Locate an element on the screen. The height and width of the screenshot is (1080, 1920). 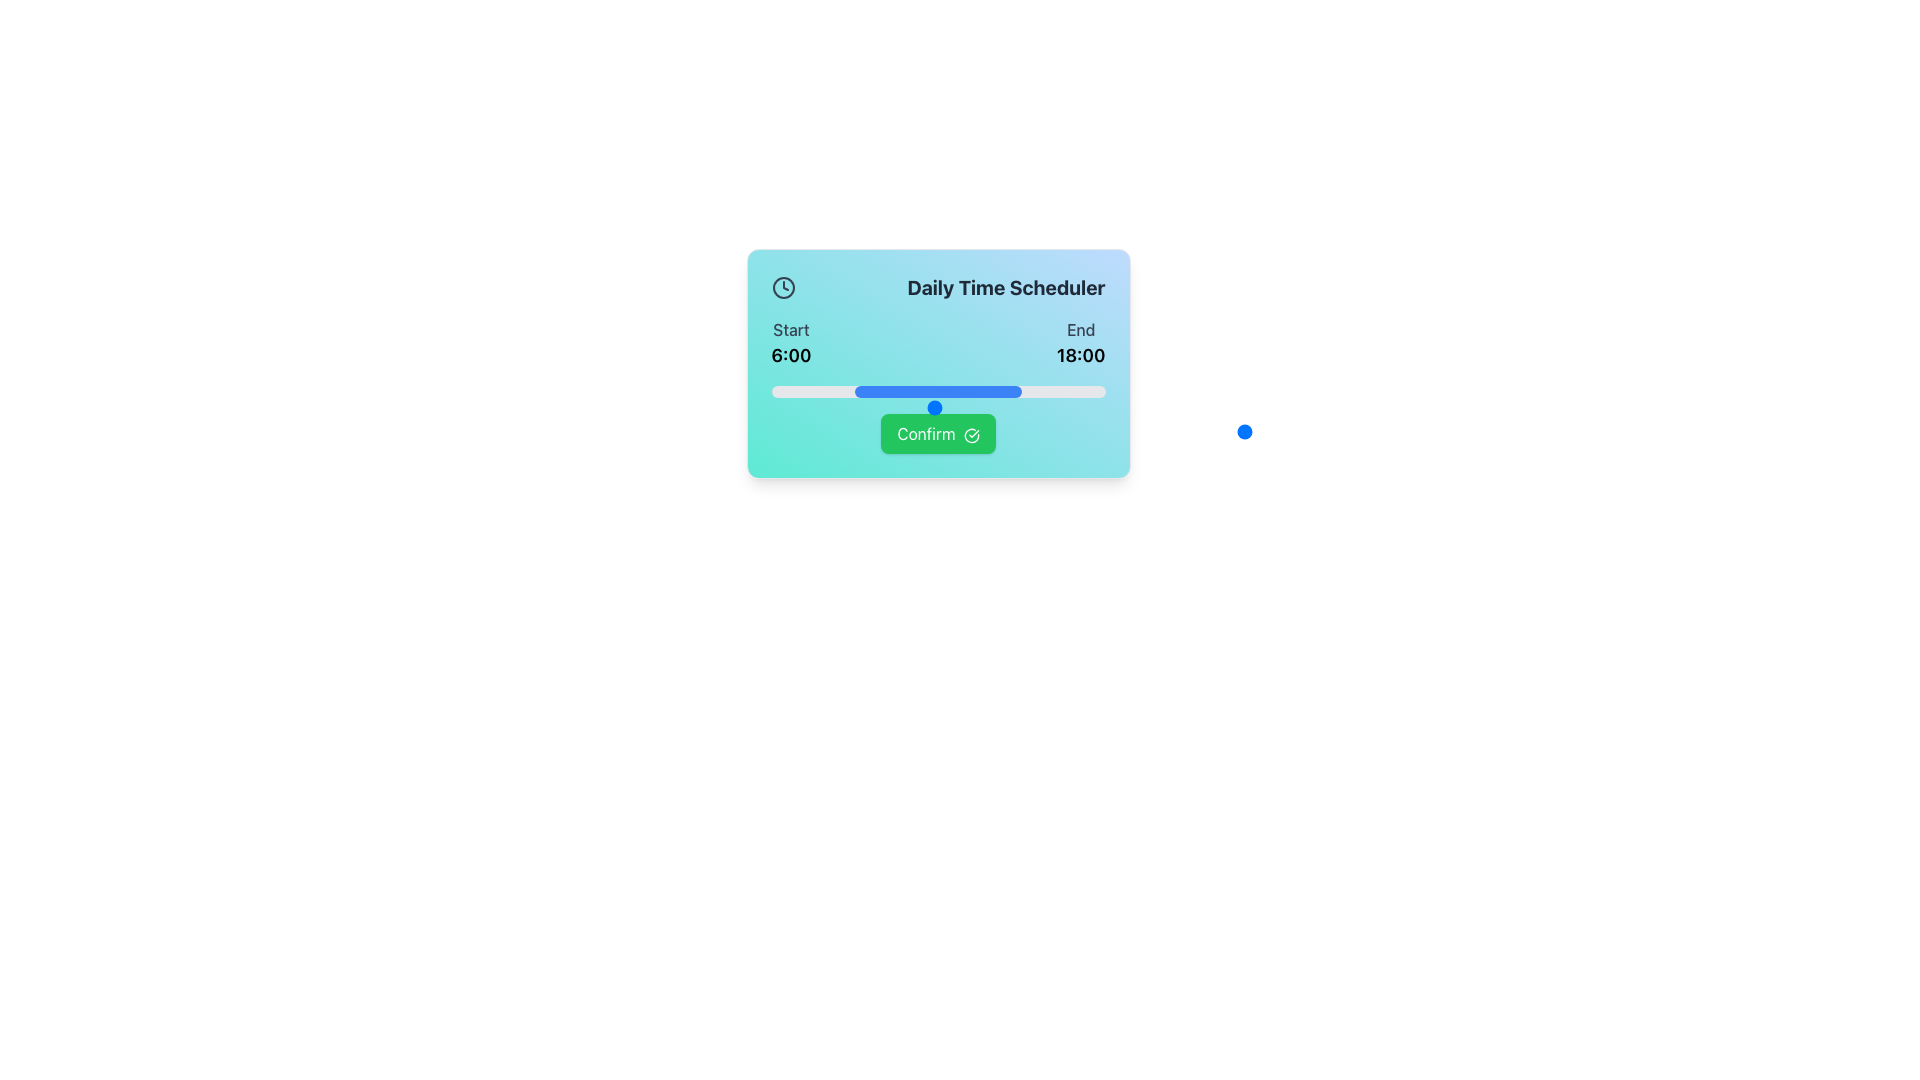
the range slider bar to set a value between 0 and 24, which is the second horizontal slider below the 'Confirm' button is located at coordinates (1088, 431).